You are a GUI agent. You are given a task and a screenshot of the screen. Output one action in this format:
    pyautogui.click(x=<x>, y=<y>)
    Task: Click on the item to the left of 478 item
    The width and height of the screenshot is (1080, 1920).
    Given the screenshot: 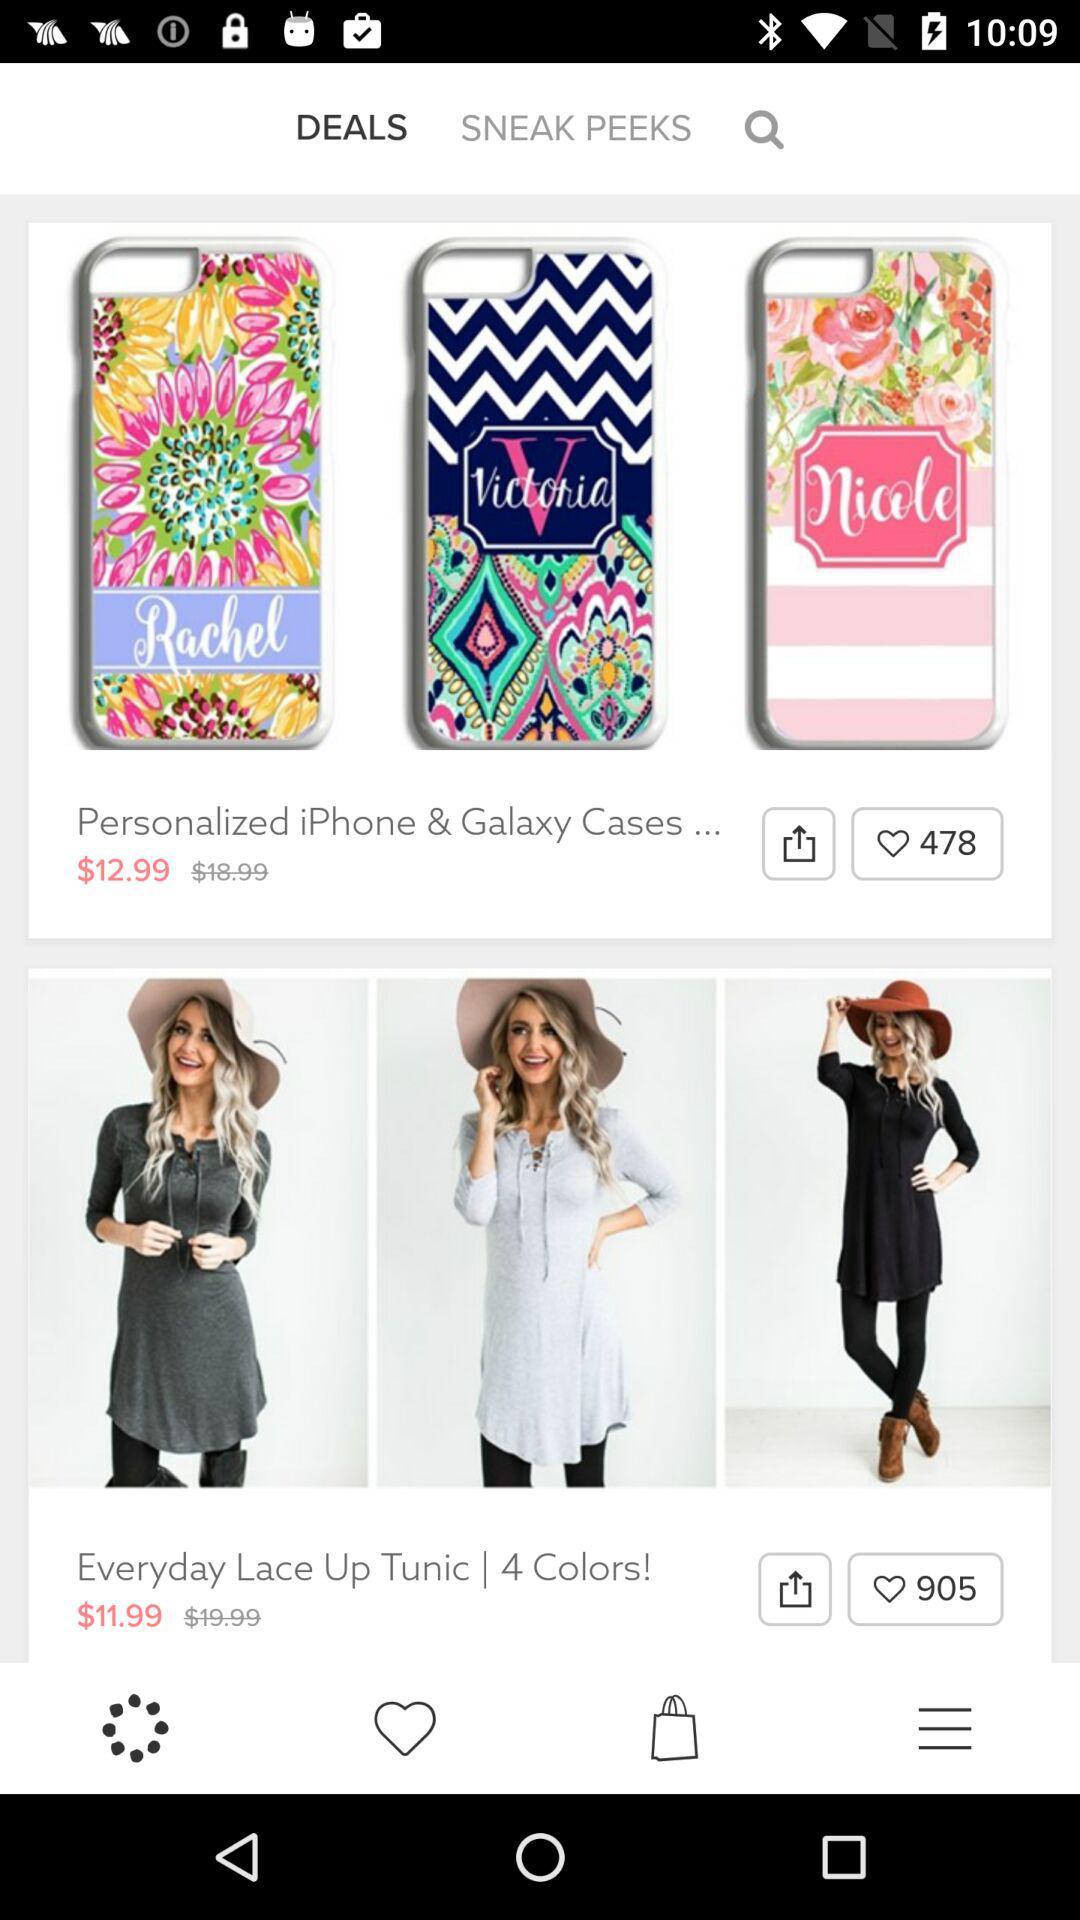 What is the action you would take?
    pyautogui.click(x=797, y=843)
    